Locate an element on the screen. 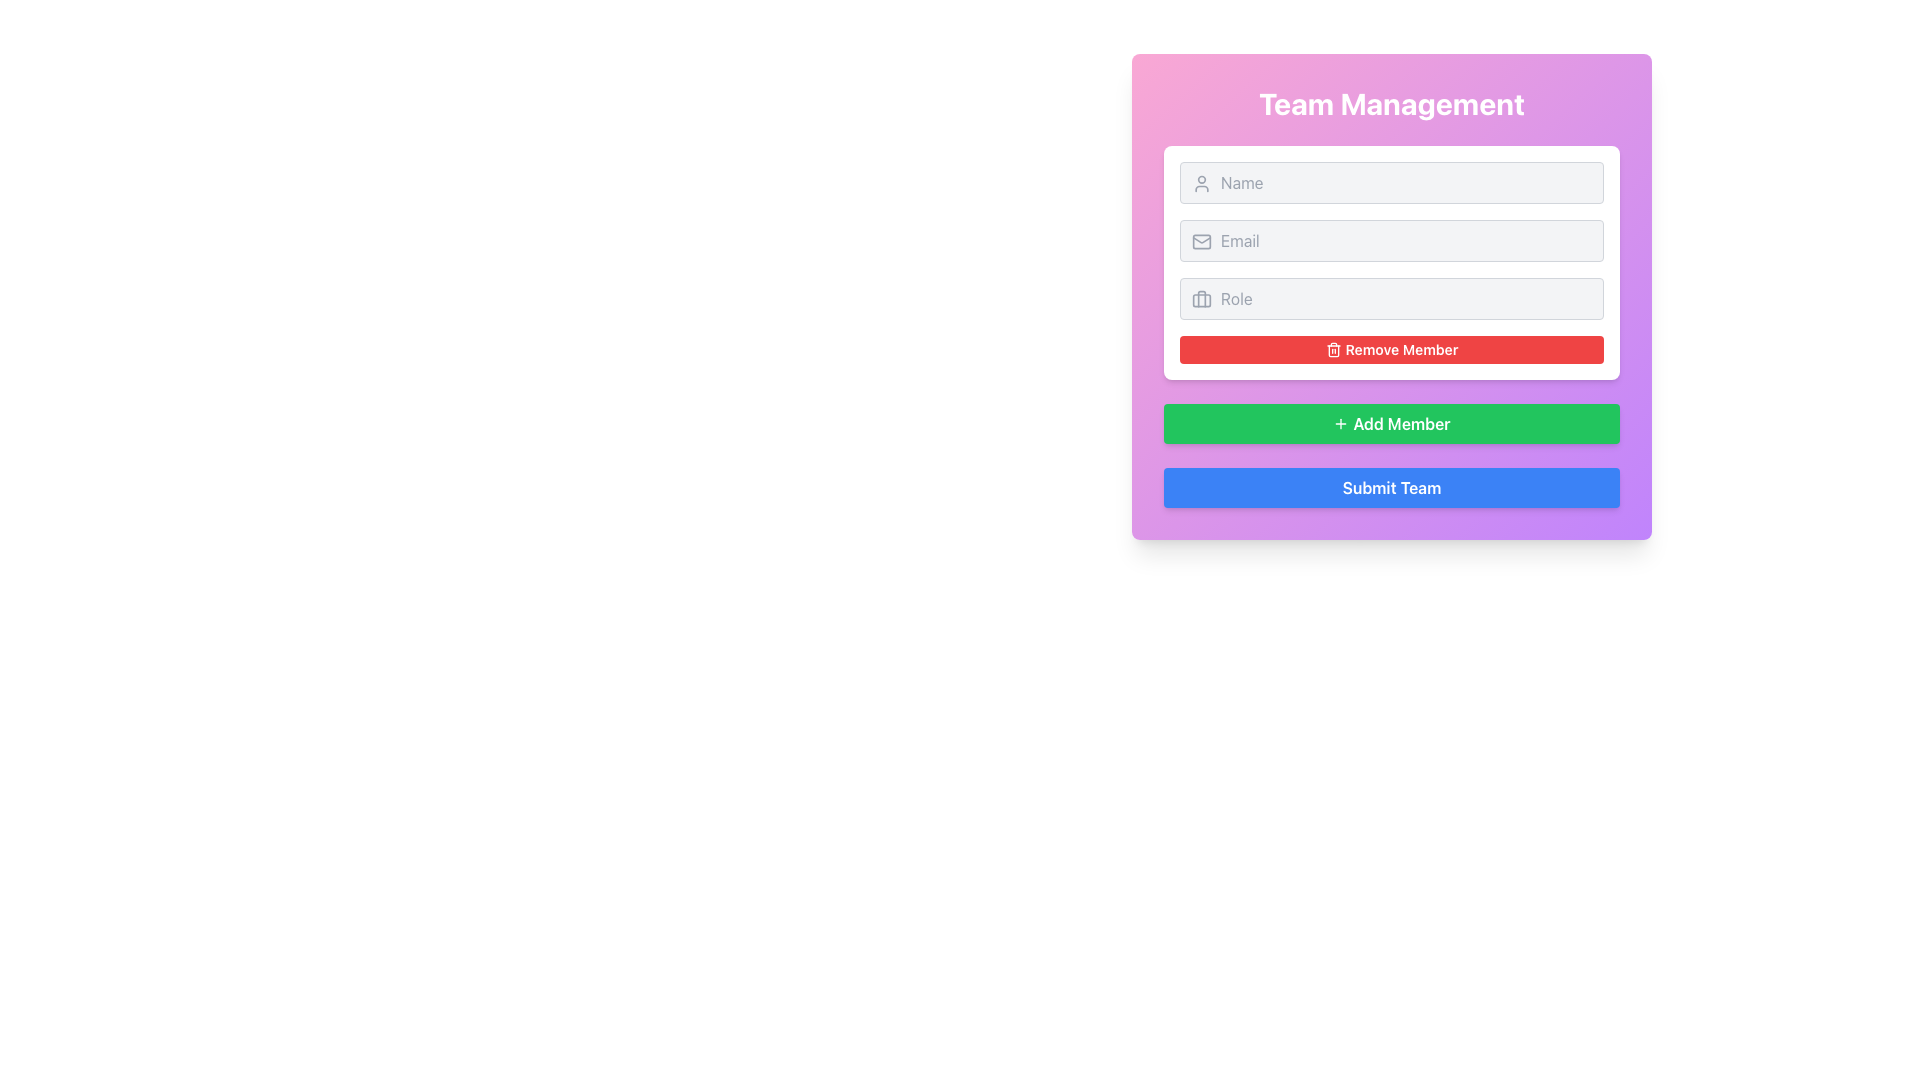  label that says 'Remove Member' on the red rectangular button located near the bottom of the 'Team Management' box is located at coordinates (1400, 349).